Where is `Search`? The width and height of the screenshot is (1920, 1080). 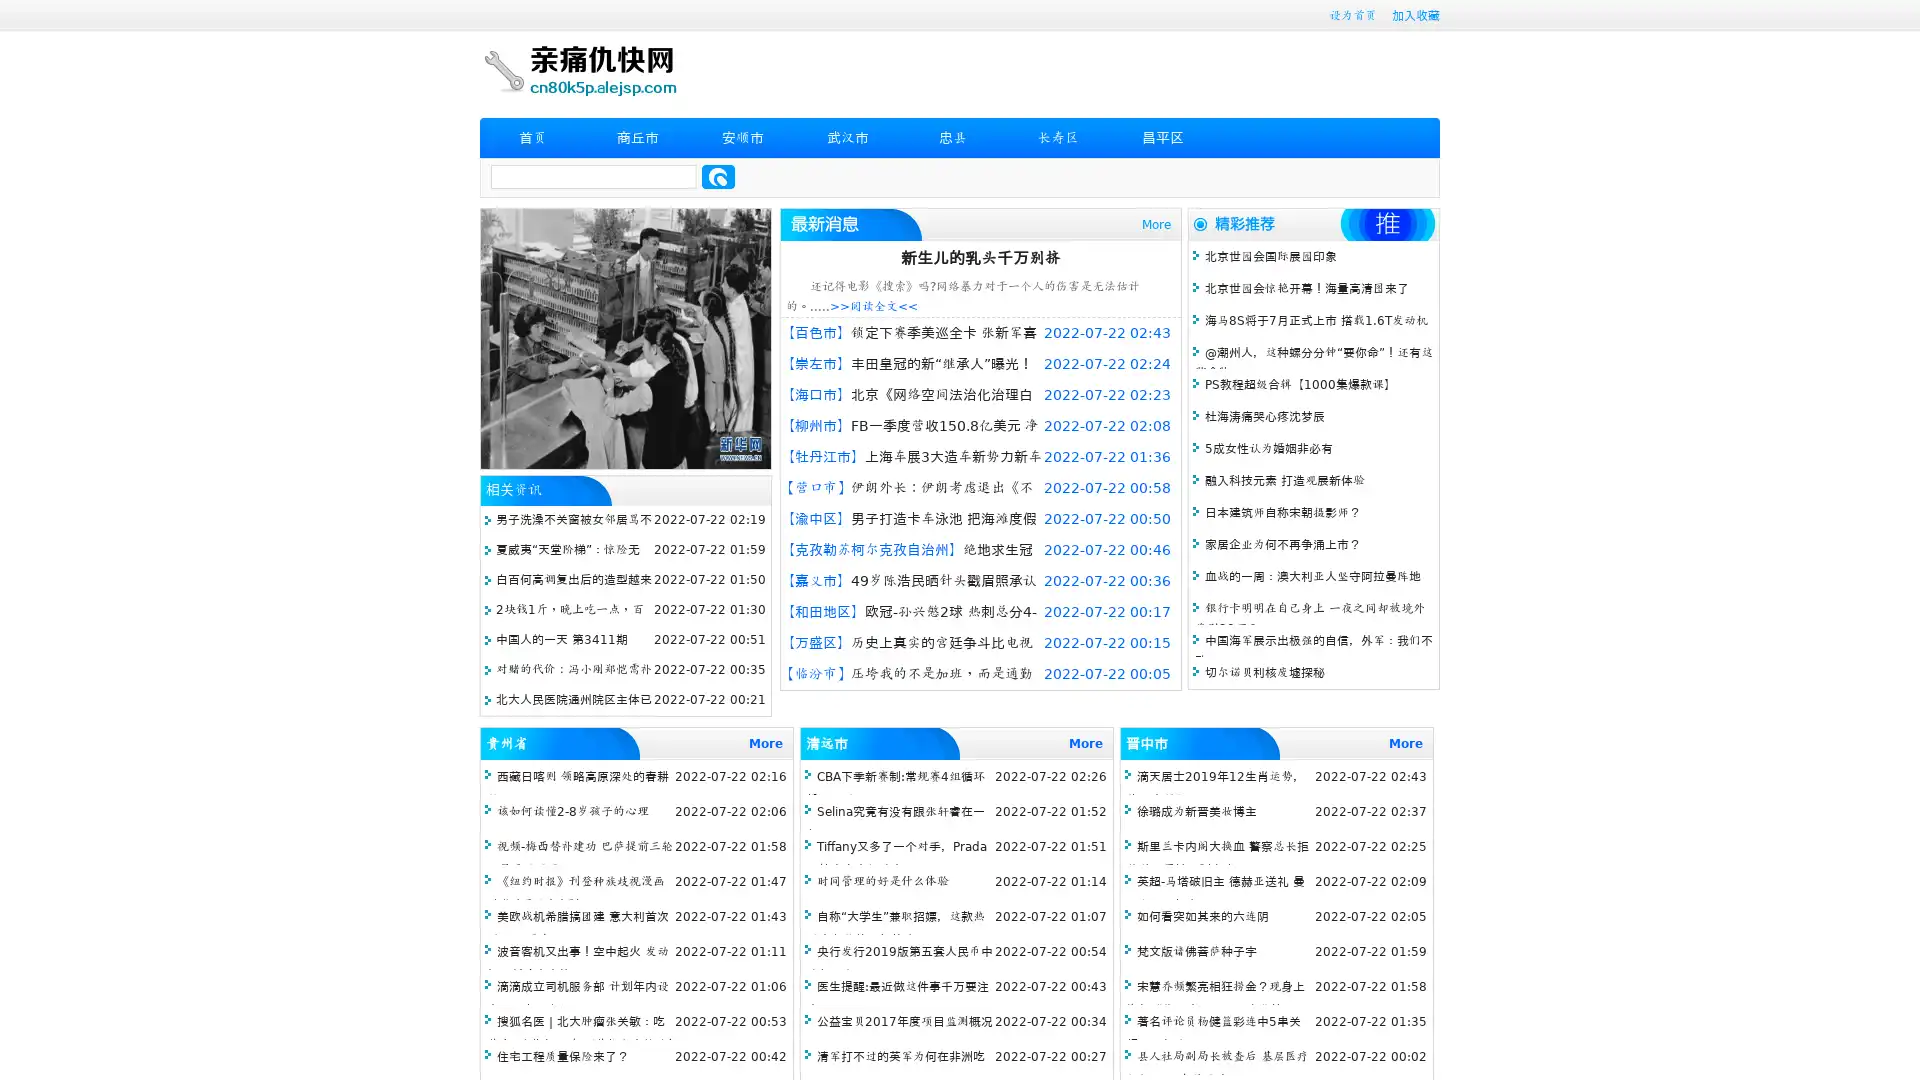
Search is located at coordinates (718, 176).